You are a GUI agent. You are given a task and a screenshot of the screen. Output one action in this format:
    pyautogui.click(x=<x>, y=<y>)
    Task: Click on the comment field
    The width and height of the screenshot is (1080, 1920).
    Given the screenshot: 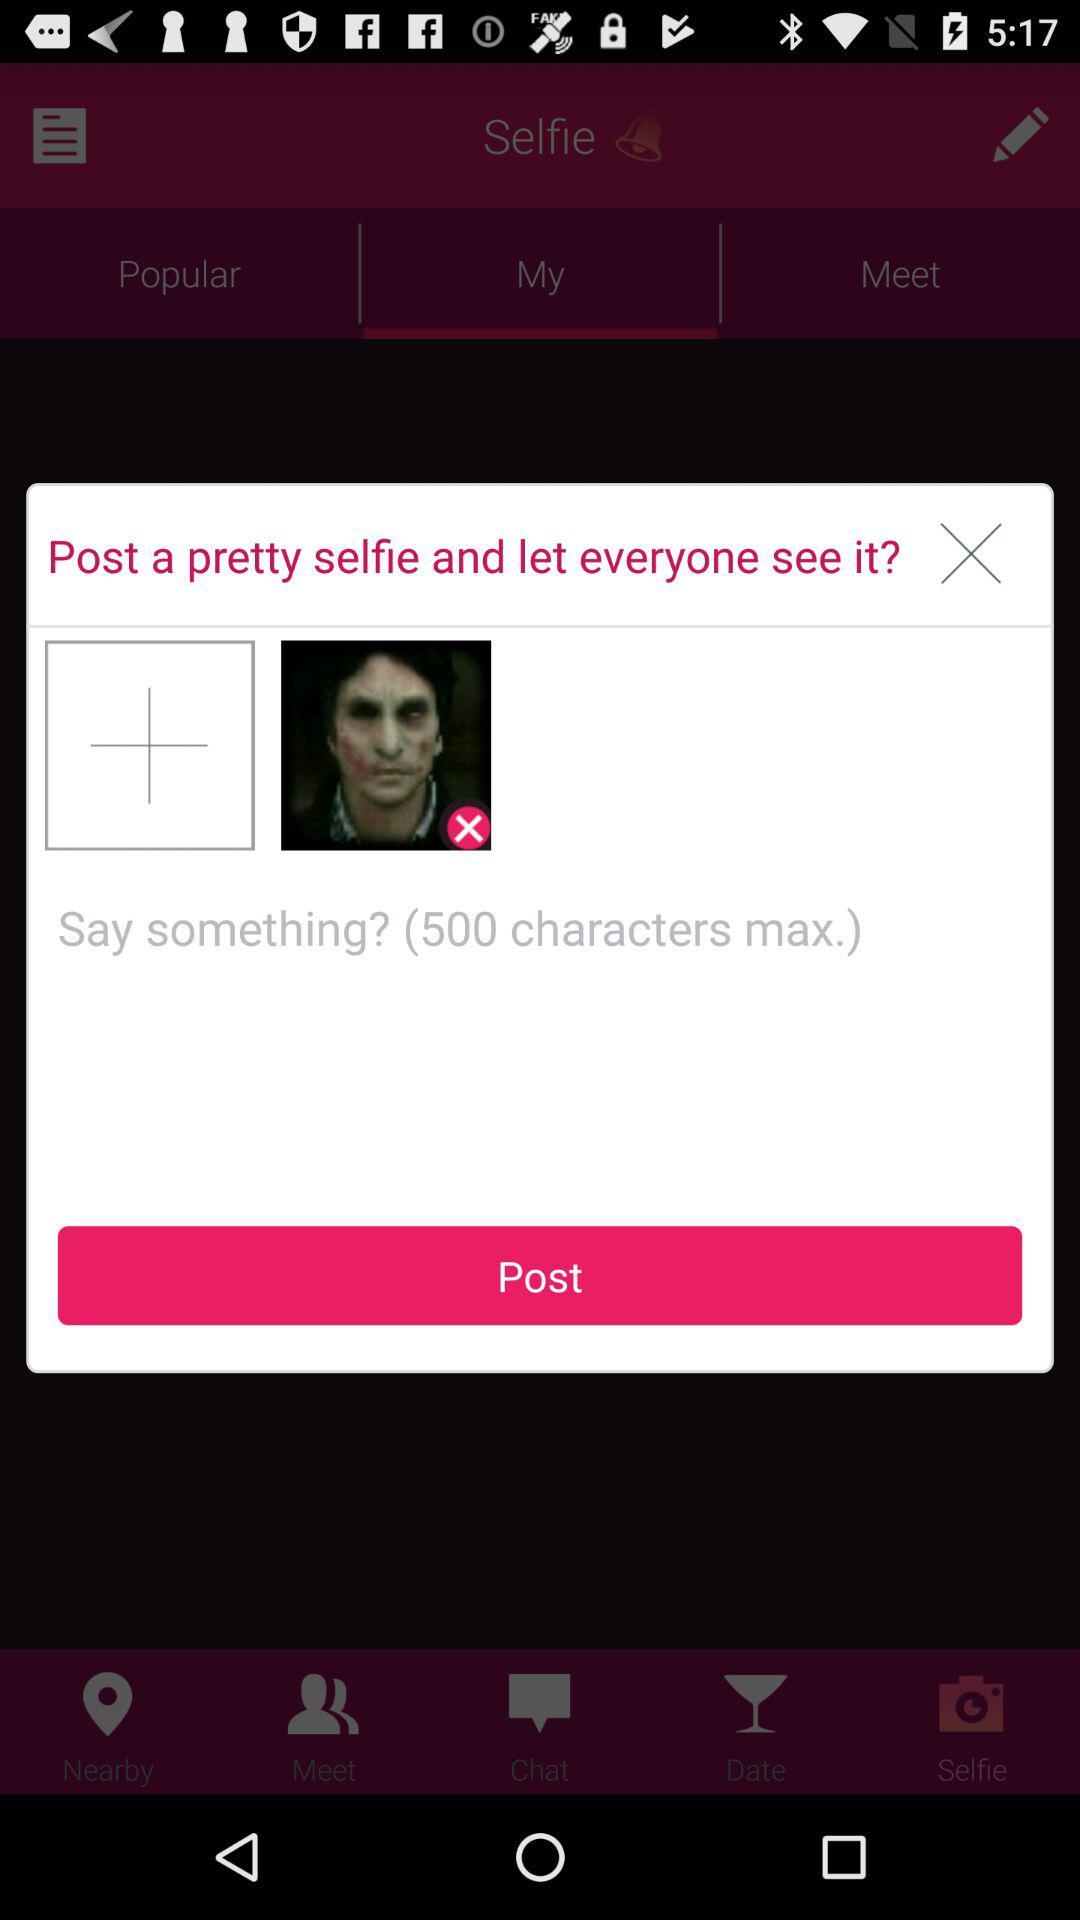 What is the action you would take?
    pyautogui.click(x=540, y=1021)
    